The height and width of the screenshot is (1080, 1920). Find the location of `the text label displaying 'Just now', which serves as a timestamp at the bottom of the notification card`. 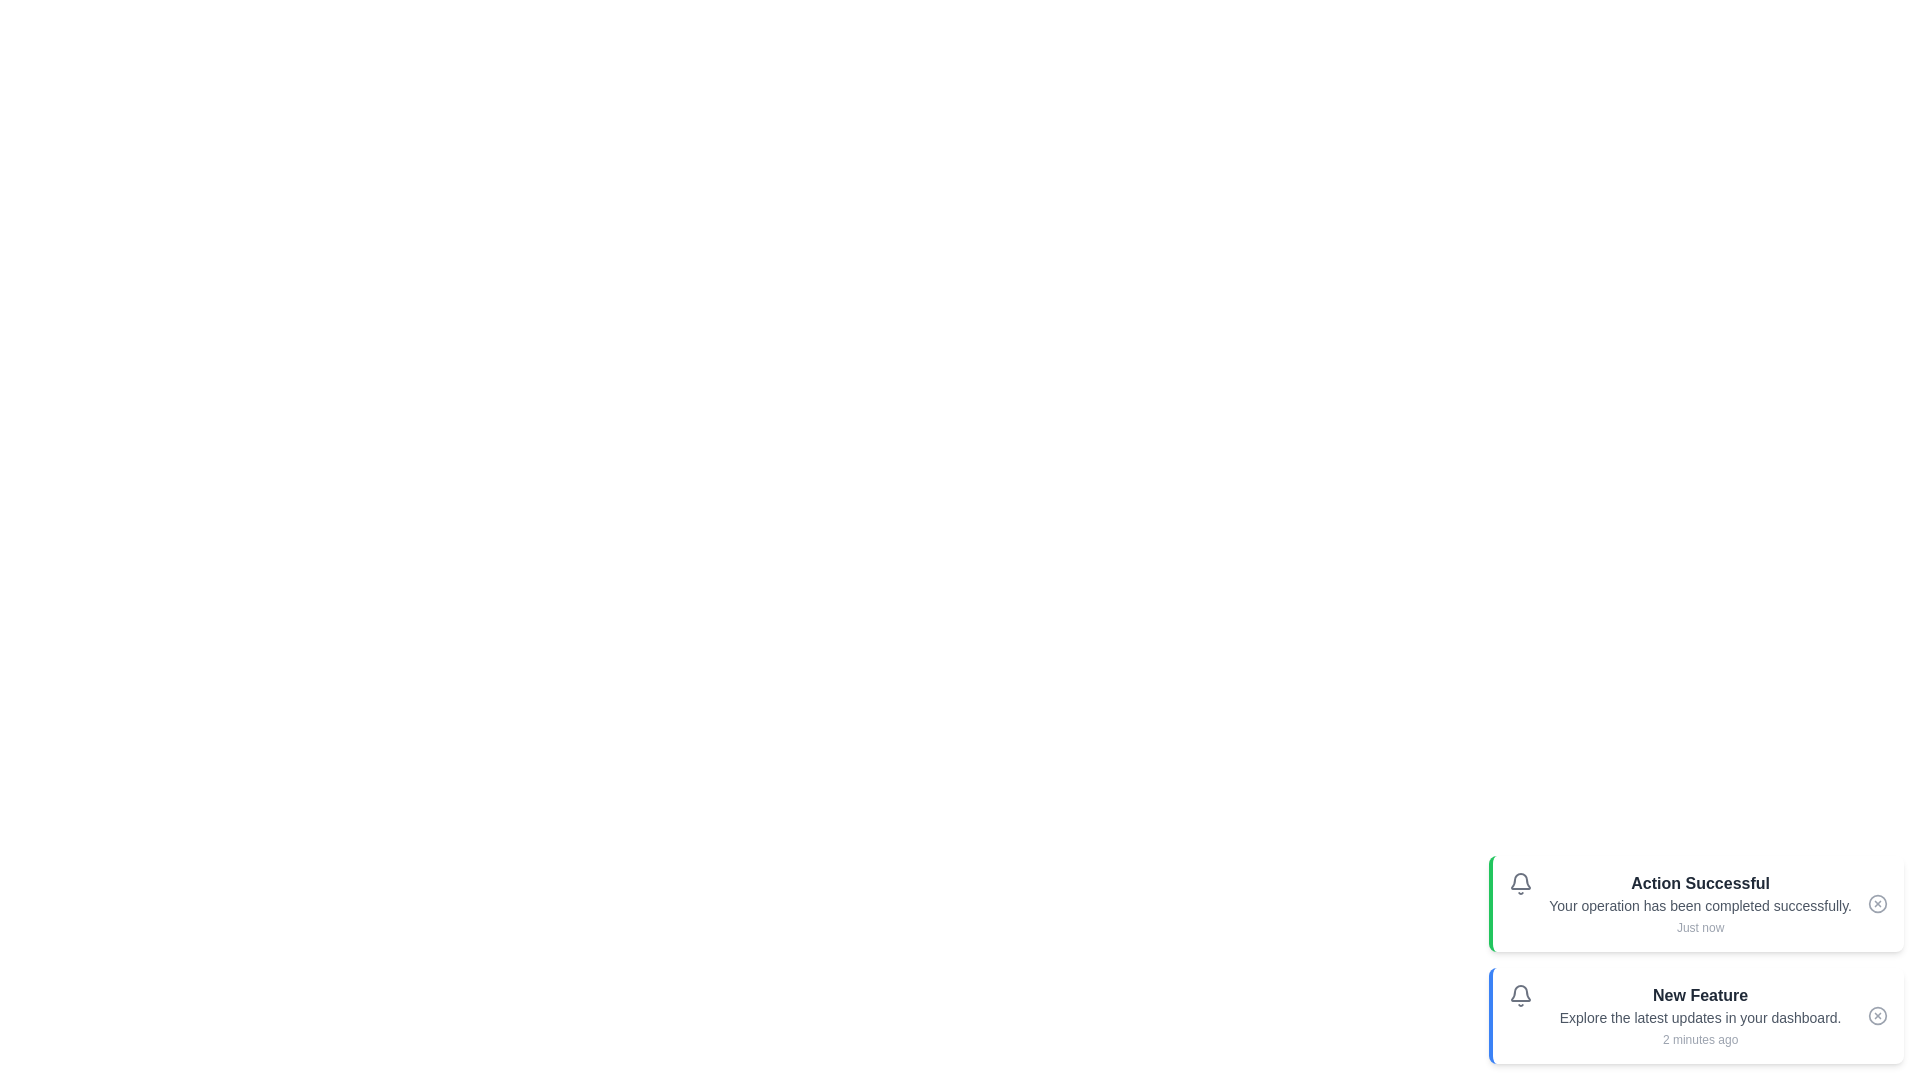

the text label displaying 'Just now', which serves as a timestamp at the bottom of the notification card is located at coordinates (1699, 928).